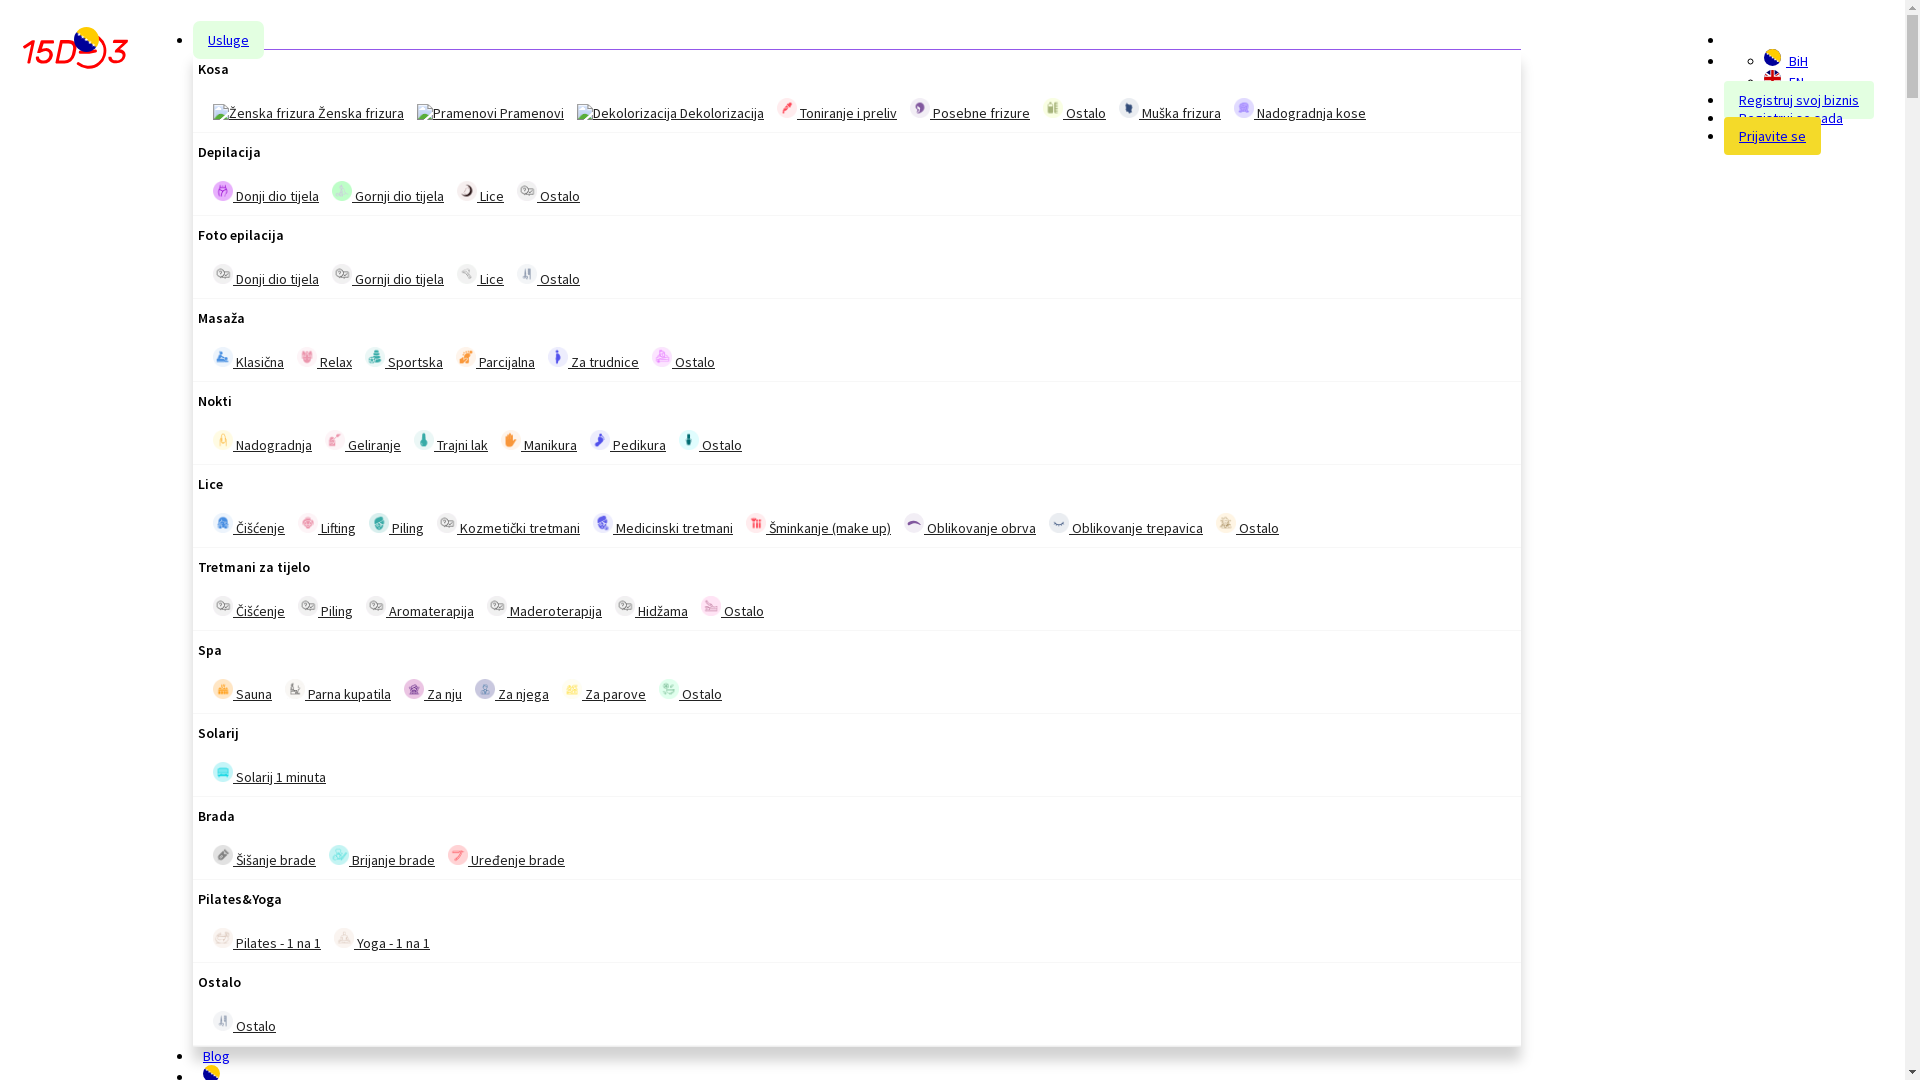  I want to click on 'Trajni lak', so click(450, 441).